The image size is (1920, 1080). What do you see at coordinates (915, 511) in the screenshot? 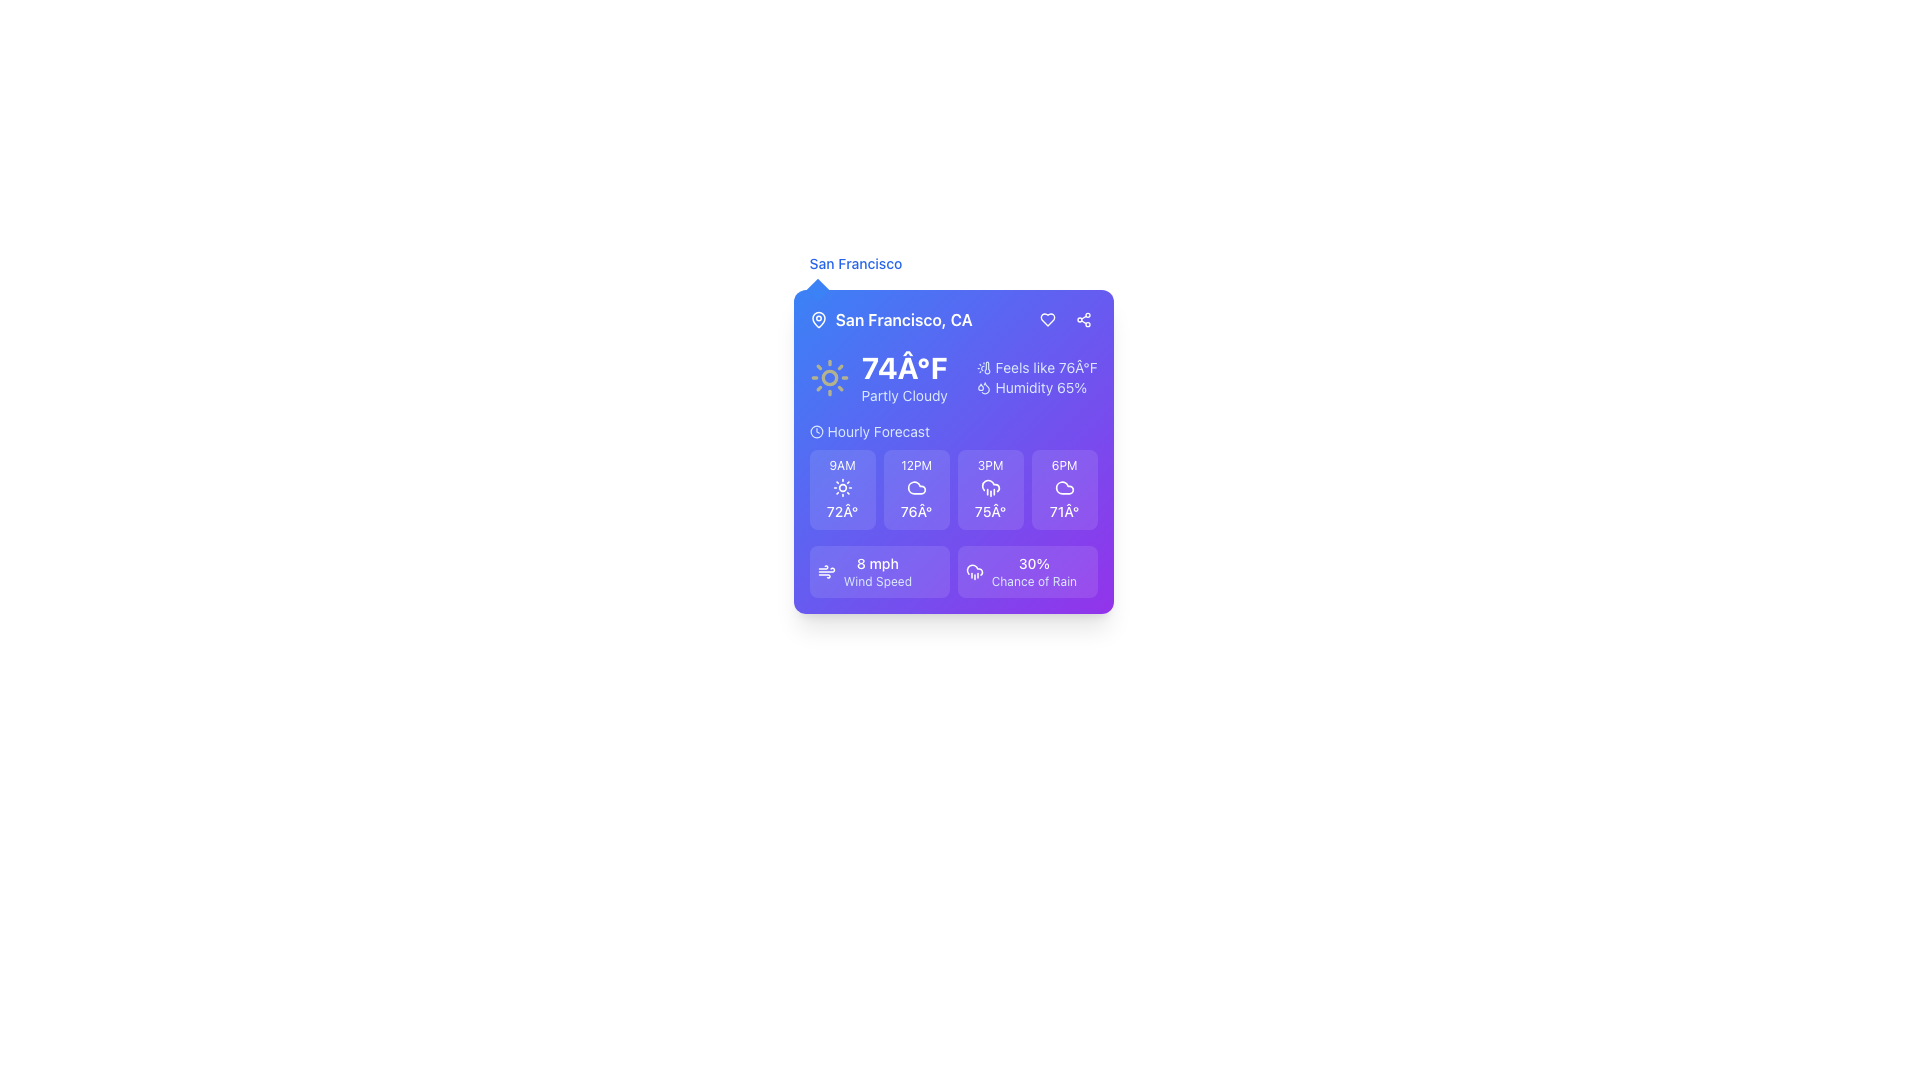
I see `the static text label displaying the temperature value '76Â°' located in the 'Hourly Forecast' section, which is styled with a medium-sized white font and positioned below the time label '12PM'` at bounding box center [915, 511].